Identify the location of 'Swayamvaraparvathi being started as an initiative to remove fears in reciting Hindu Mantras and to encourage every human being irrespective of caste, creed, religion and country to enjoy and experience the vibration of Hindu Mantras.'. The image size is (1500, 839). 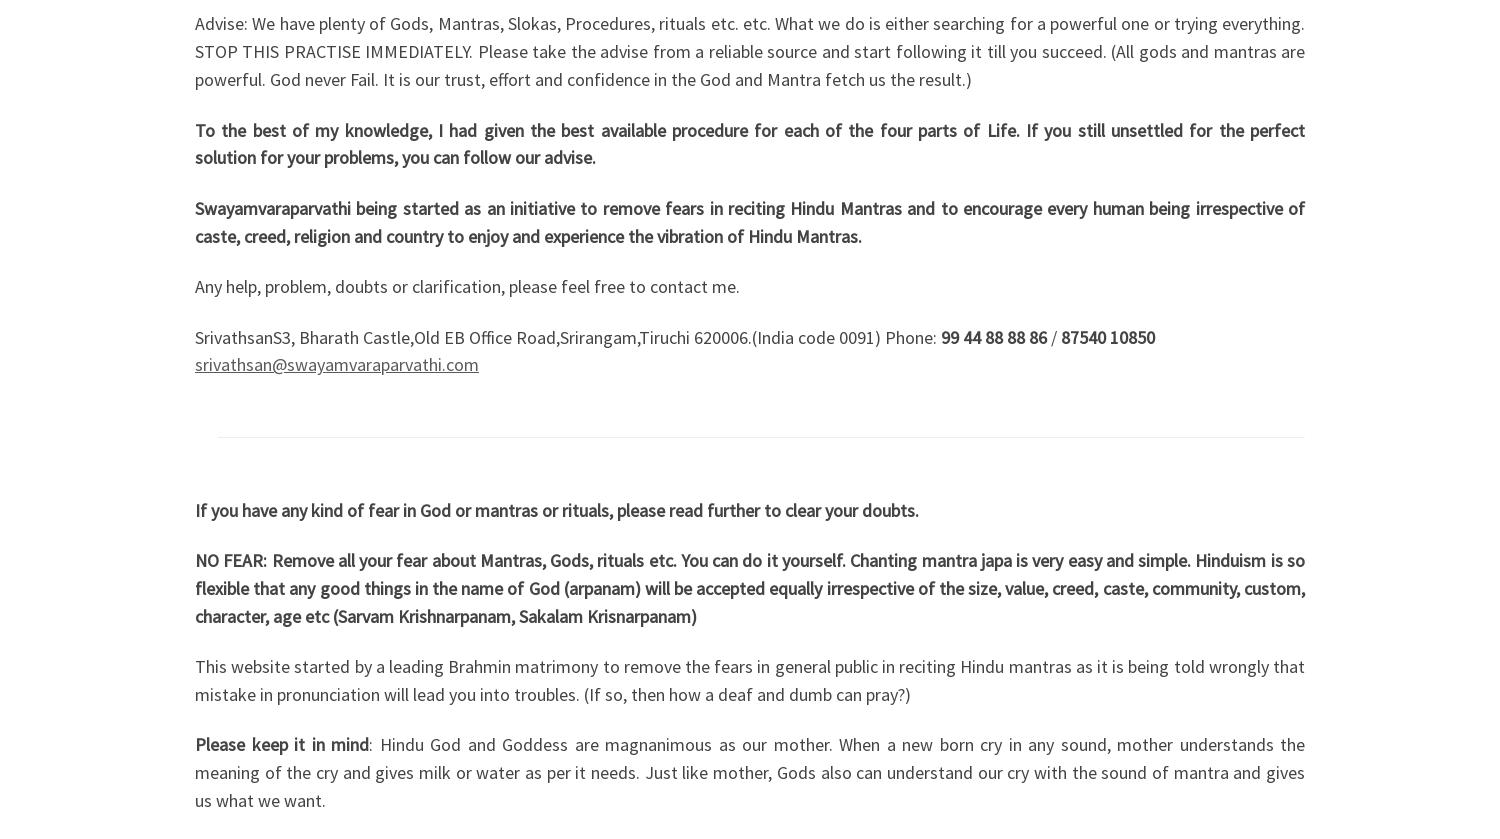
(750, 221).